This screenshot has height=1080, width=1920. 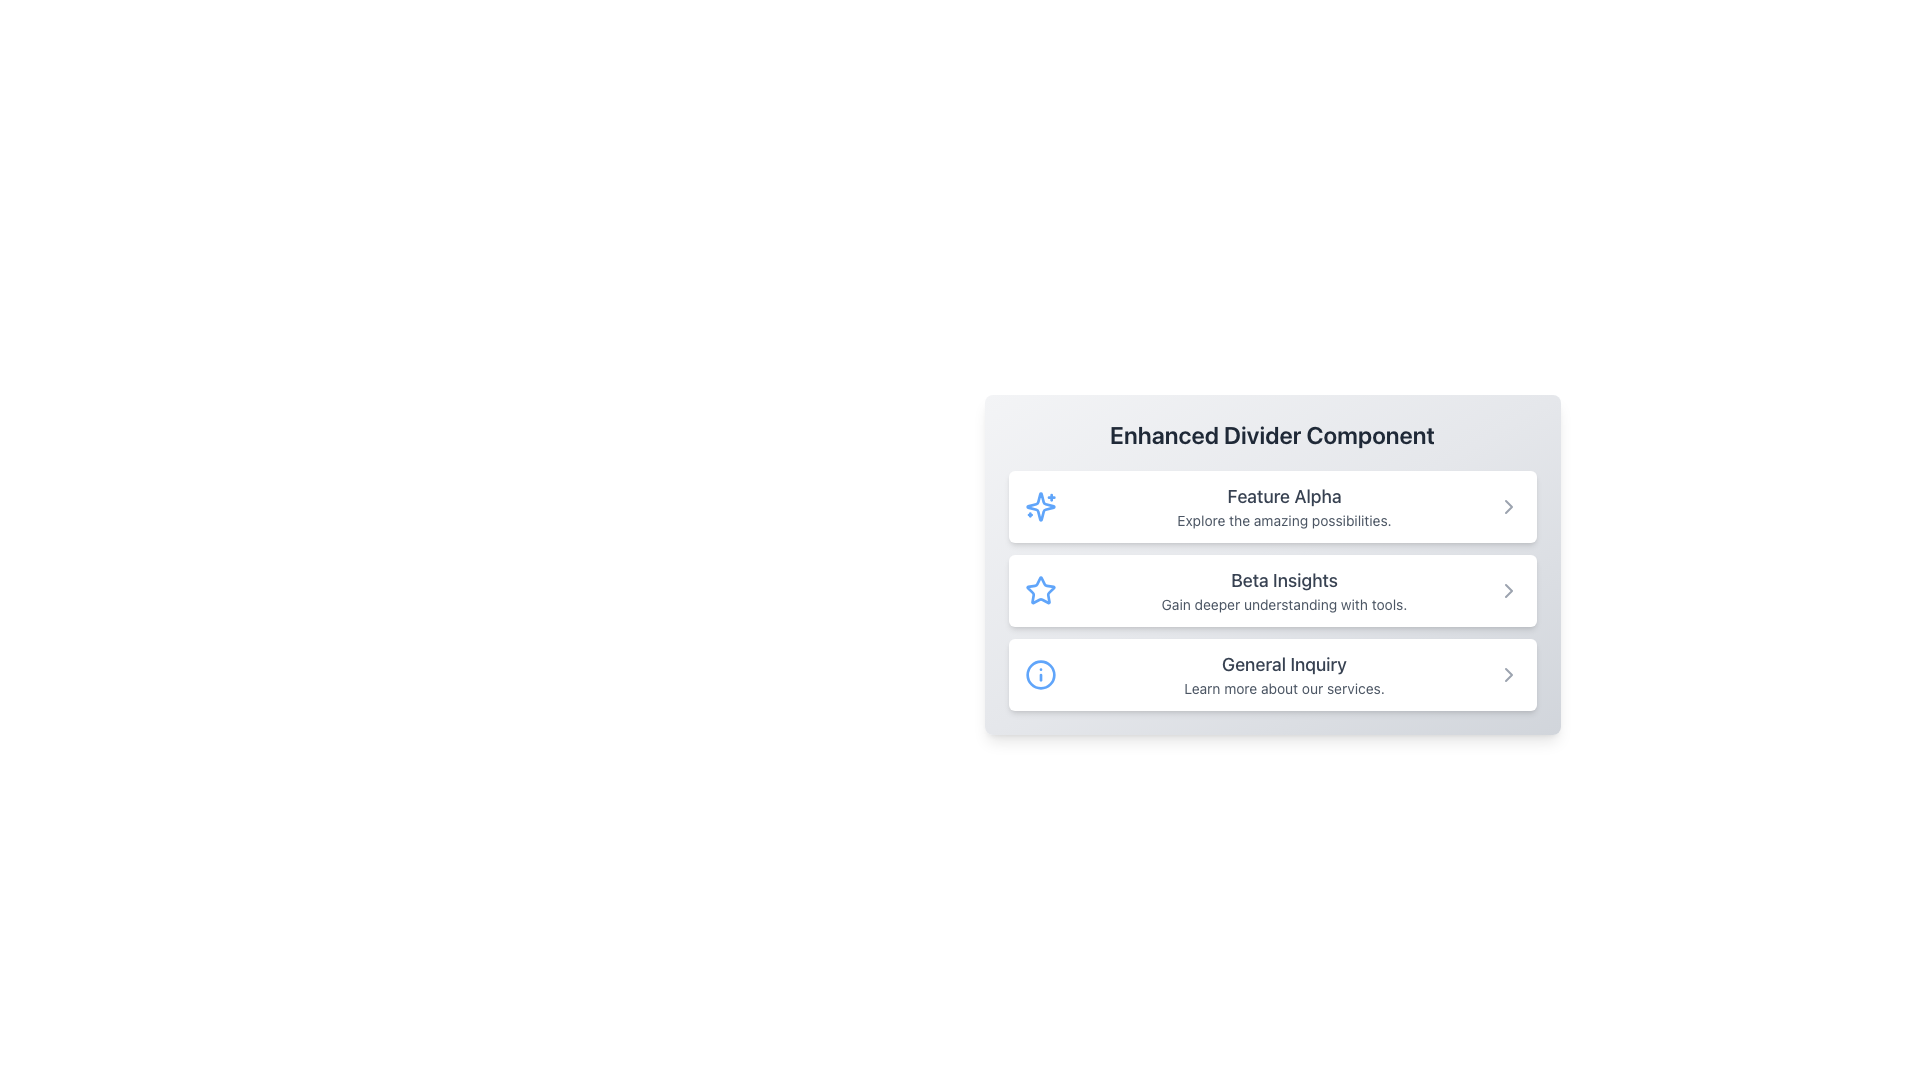 What do you see at coordinates (1284, 519) in the screenshot?
I see `informational text label that serves as a descriptive subtitle for the 'Feature Alpha' feature, positioned underneath it within the 'Enhanced Divider Component'` at bounding box center [1284, 519].